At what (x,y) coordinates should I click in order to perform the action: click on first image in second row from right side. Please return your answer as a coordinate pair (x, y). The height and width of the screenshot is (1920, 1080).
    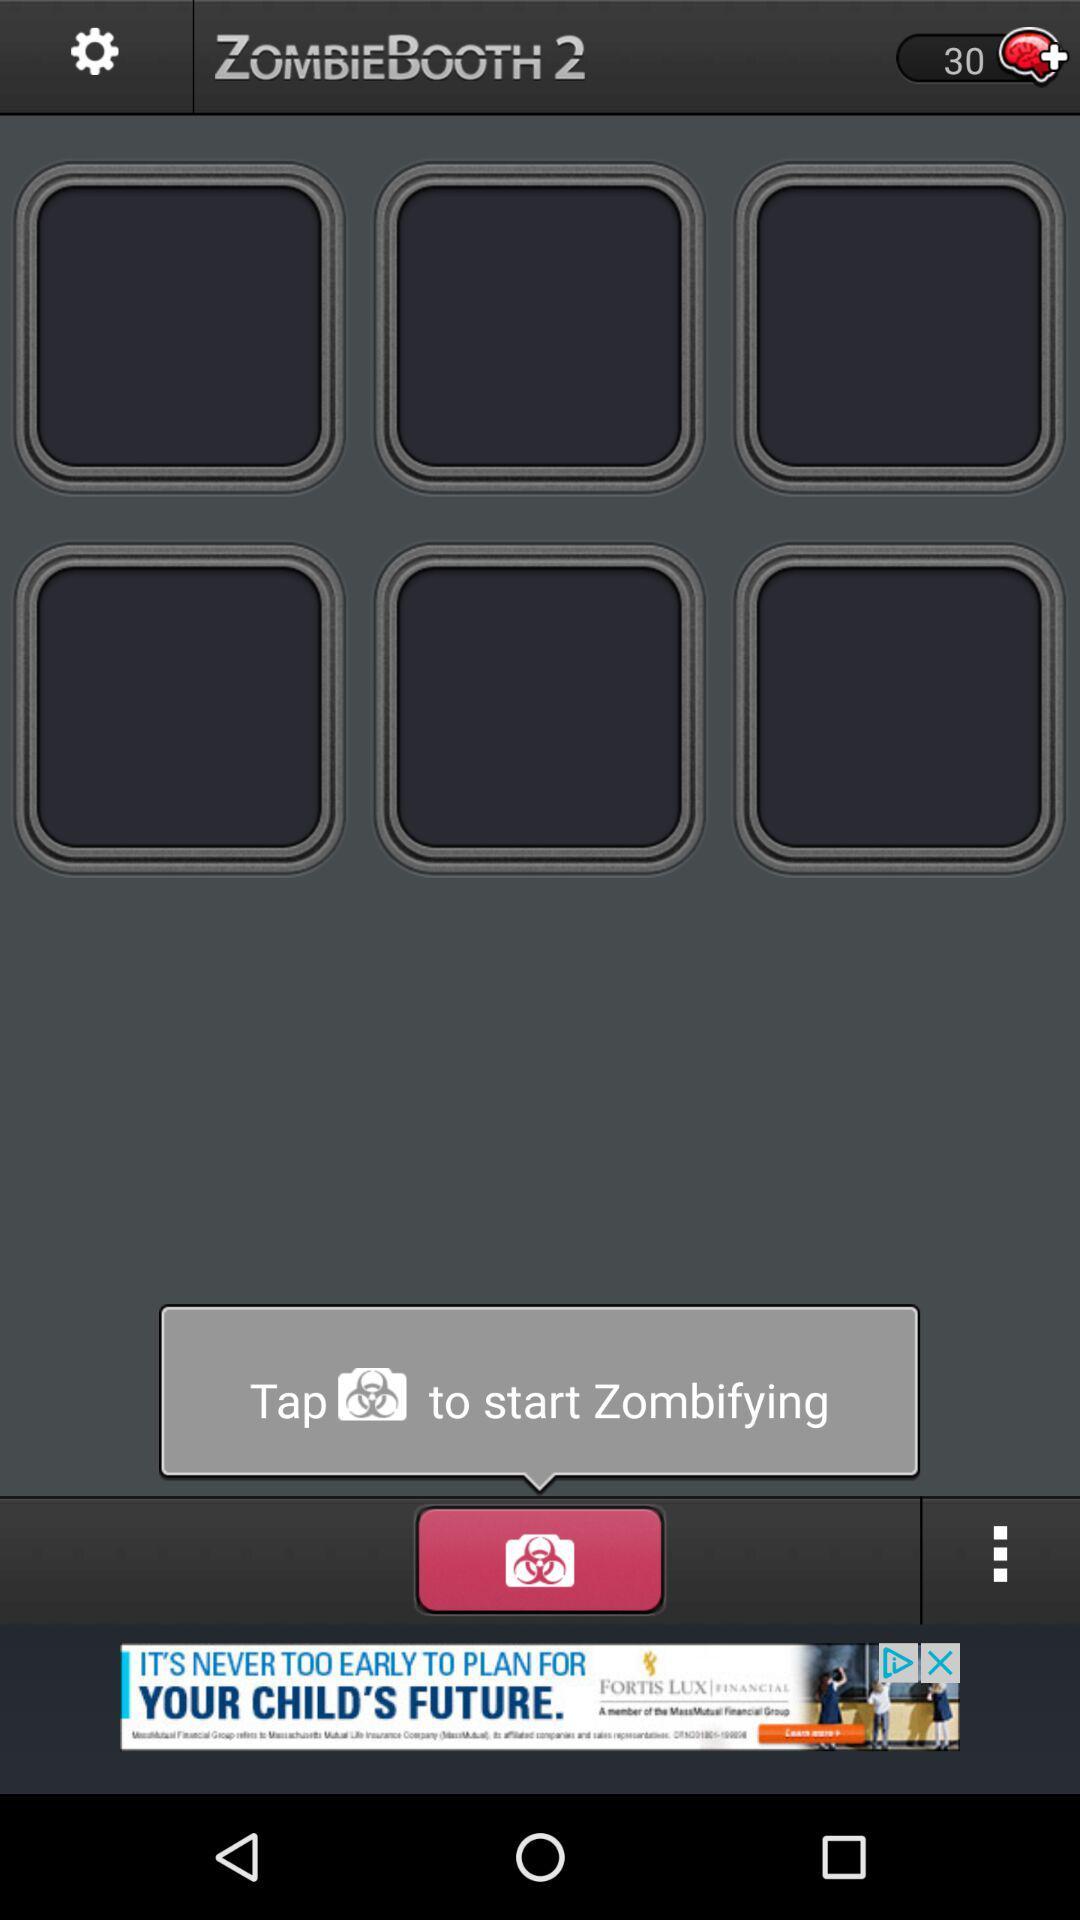
    Looking at the image, I should click on (900, 708).